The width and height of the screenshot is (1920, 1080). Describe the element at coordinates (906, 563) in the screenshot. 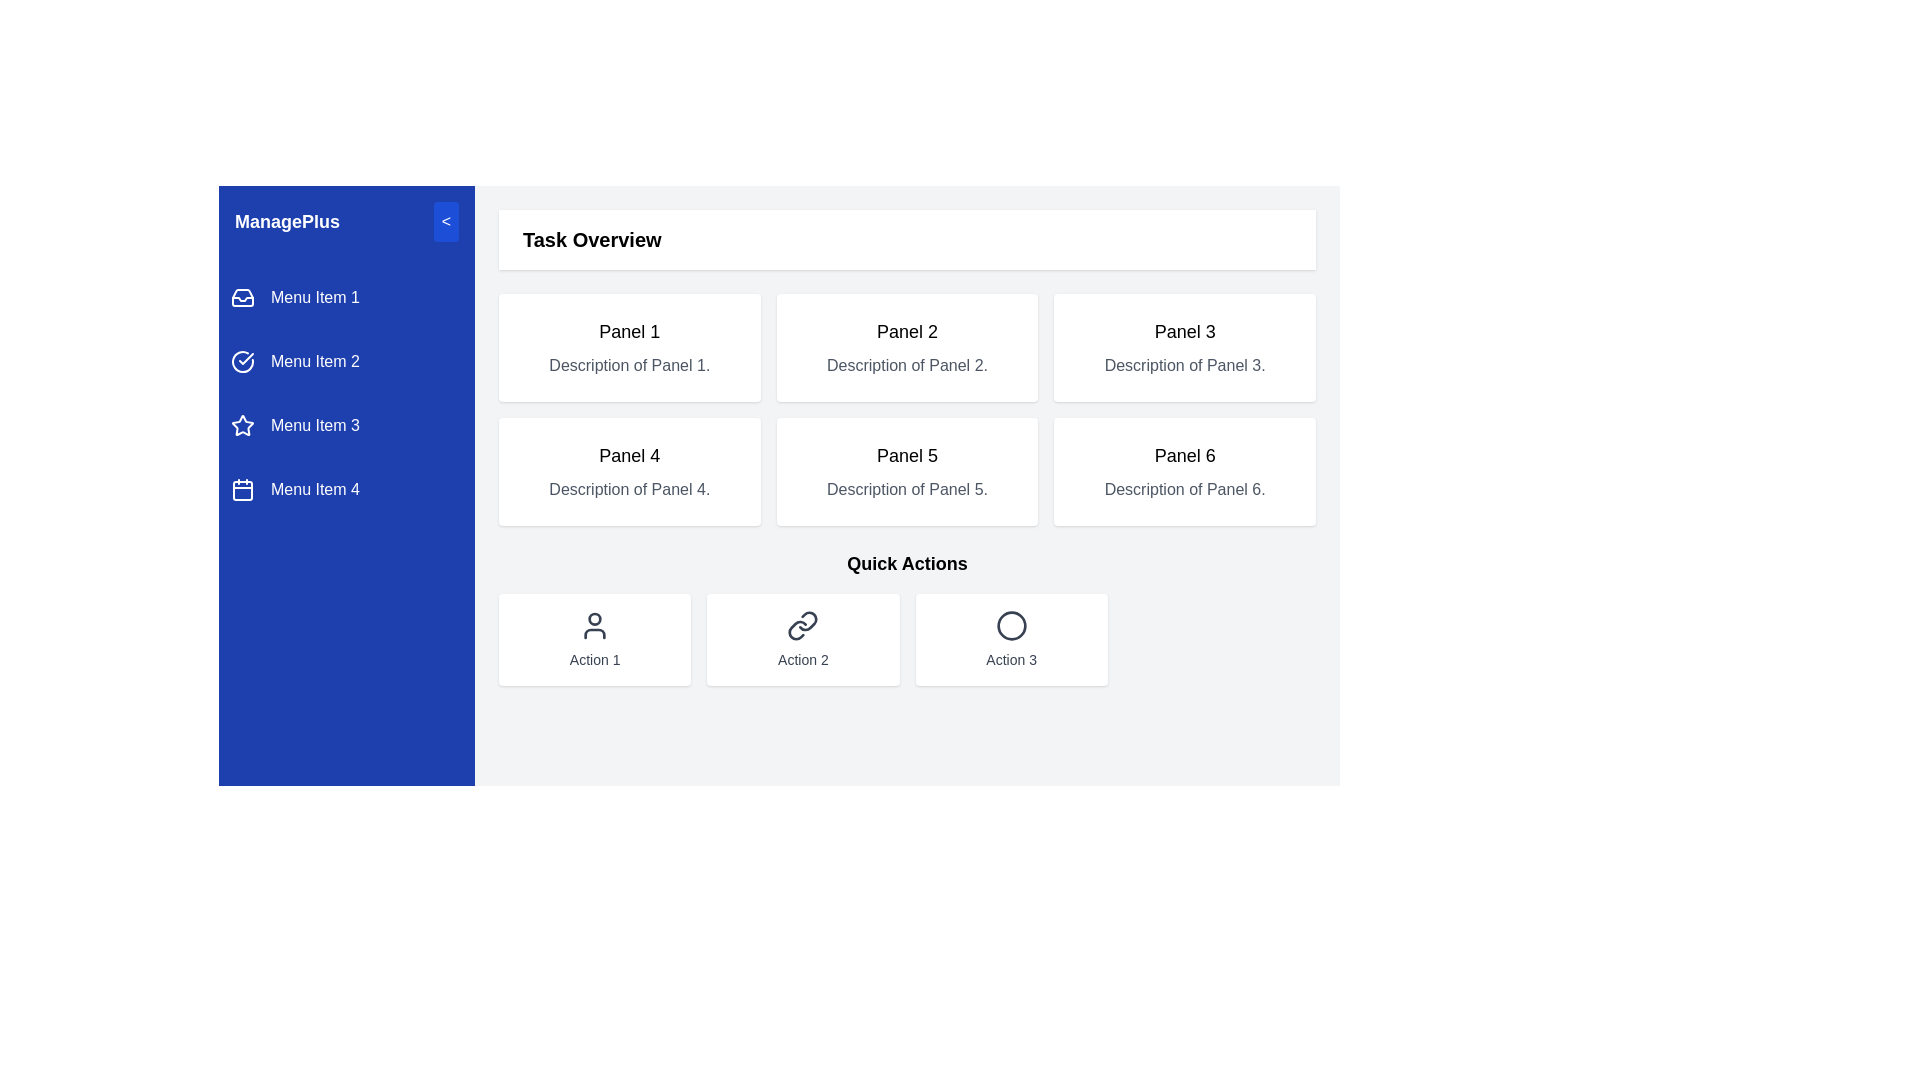

I see `text of the heading label that indicates the purpose of the section containing quick-access options above the grid of buttons` at that location.